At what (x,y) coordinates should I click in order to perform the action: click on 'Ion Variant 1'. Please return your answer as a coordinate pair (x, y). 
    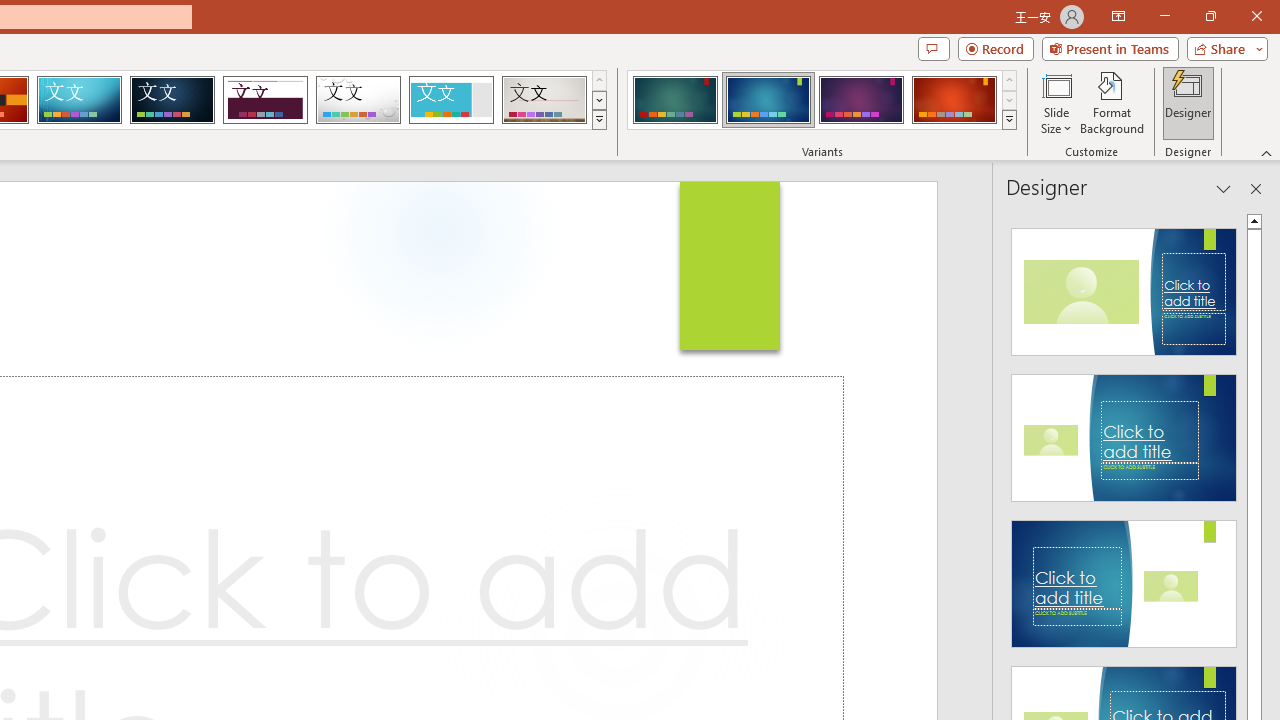
    Looking at the image, I should click on (675, 100).